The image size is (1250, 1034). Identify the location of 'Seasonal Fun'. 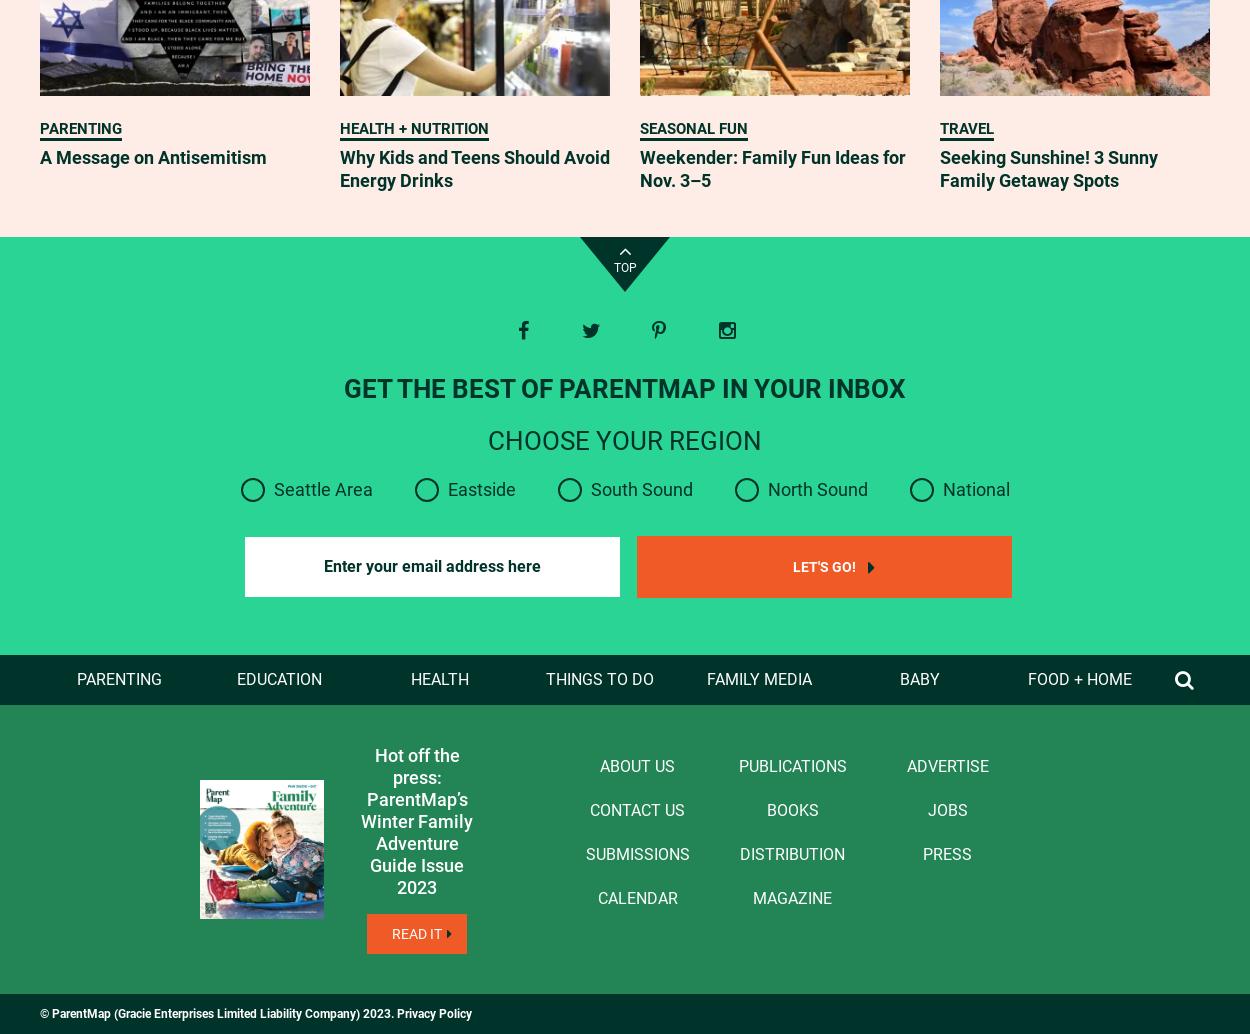
(693, 129).